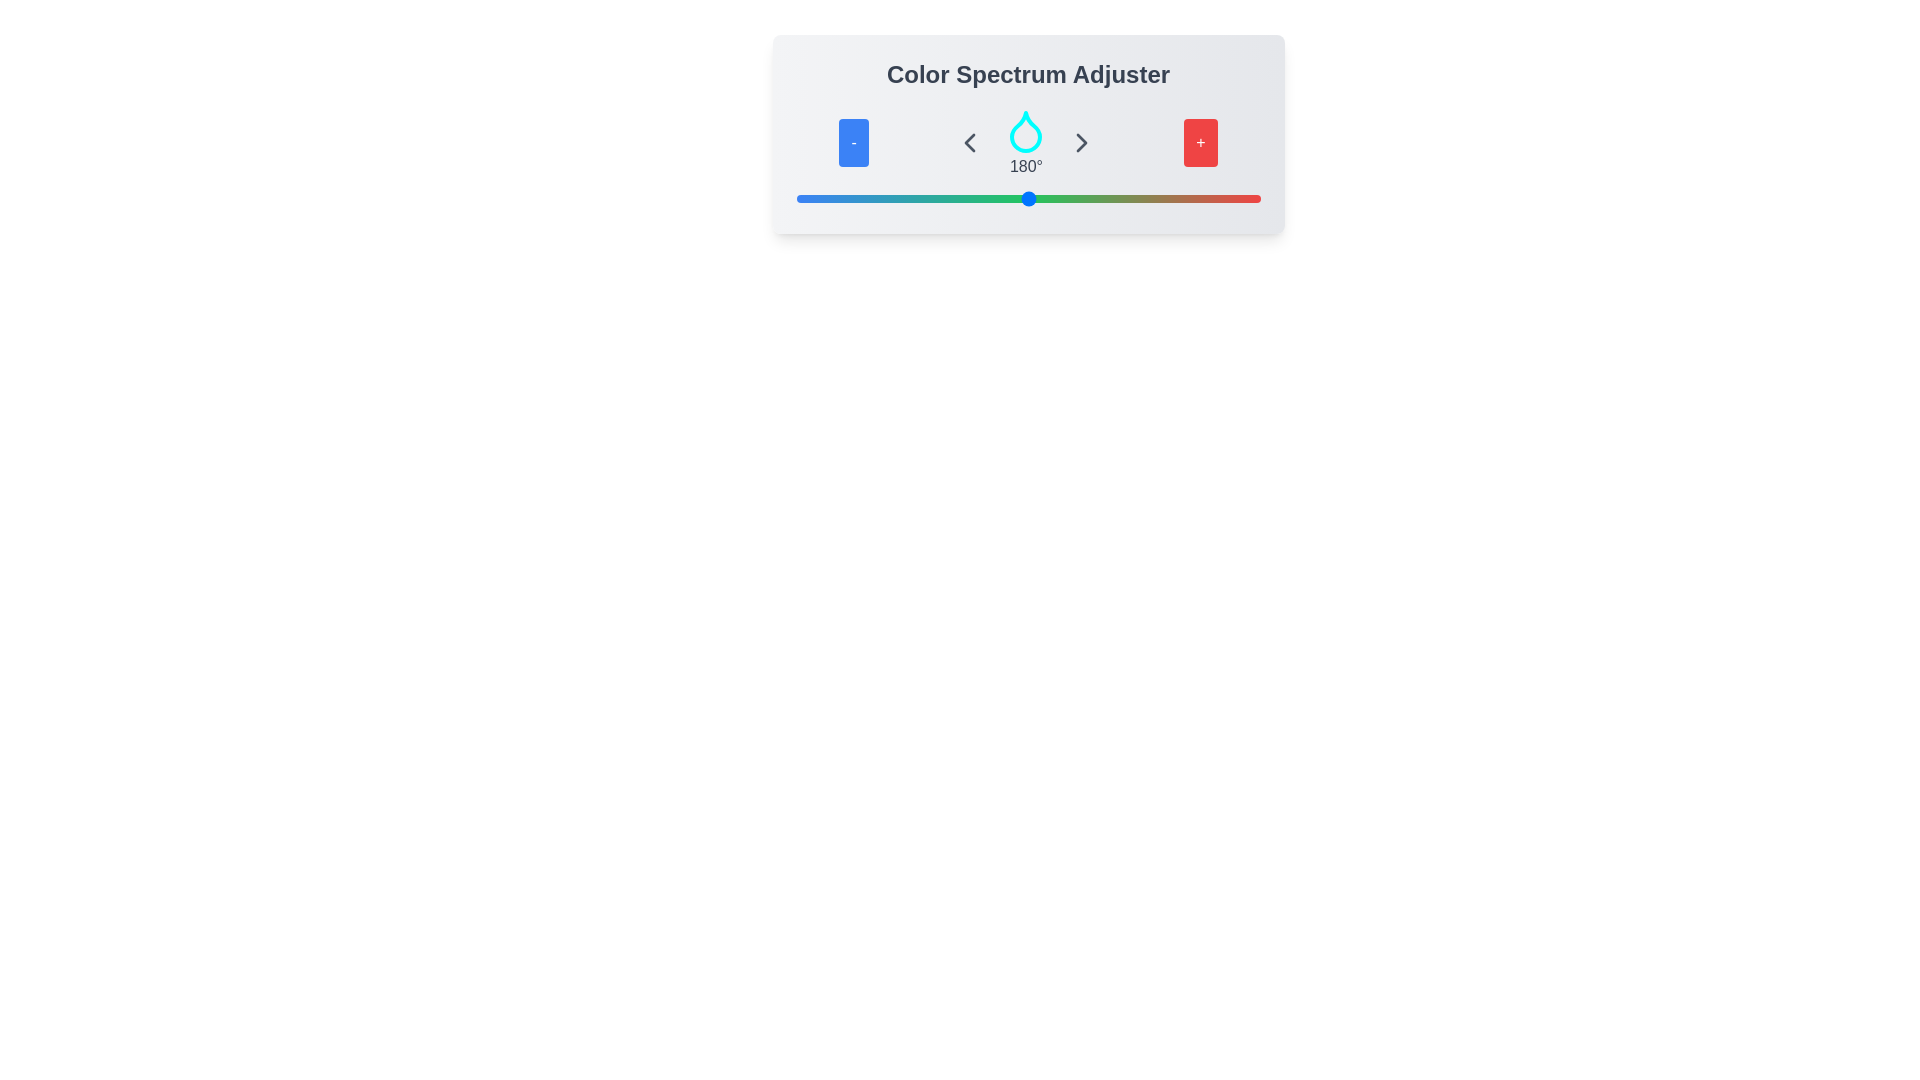  I want to click on the slider to set the color value to 309, so click(1194, 199).